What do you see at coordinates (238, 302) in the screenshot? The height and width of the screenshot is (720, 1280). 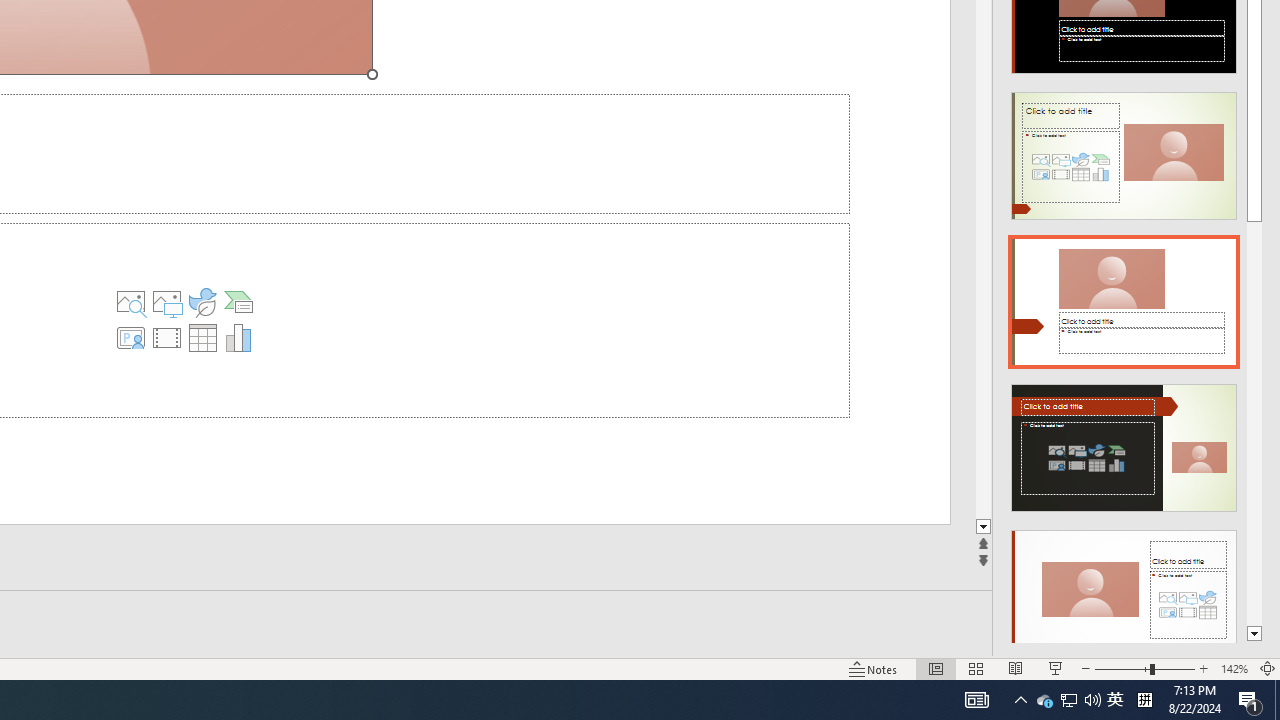 I see `'Insert a SmartArt Graphic'` at bounding box center [238, 302].